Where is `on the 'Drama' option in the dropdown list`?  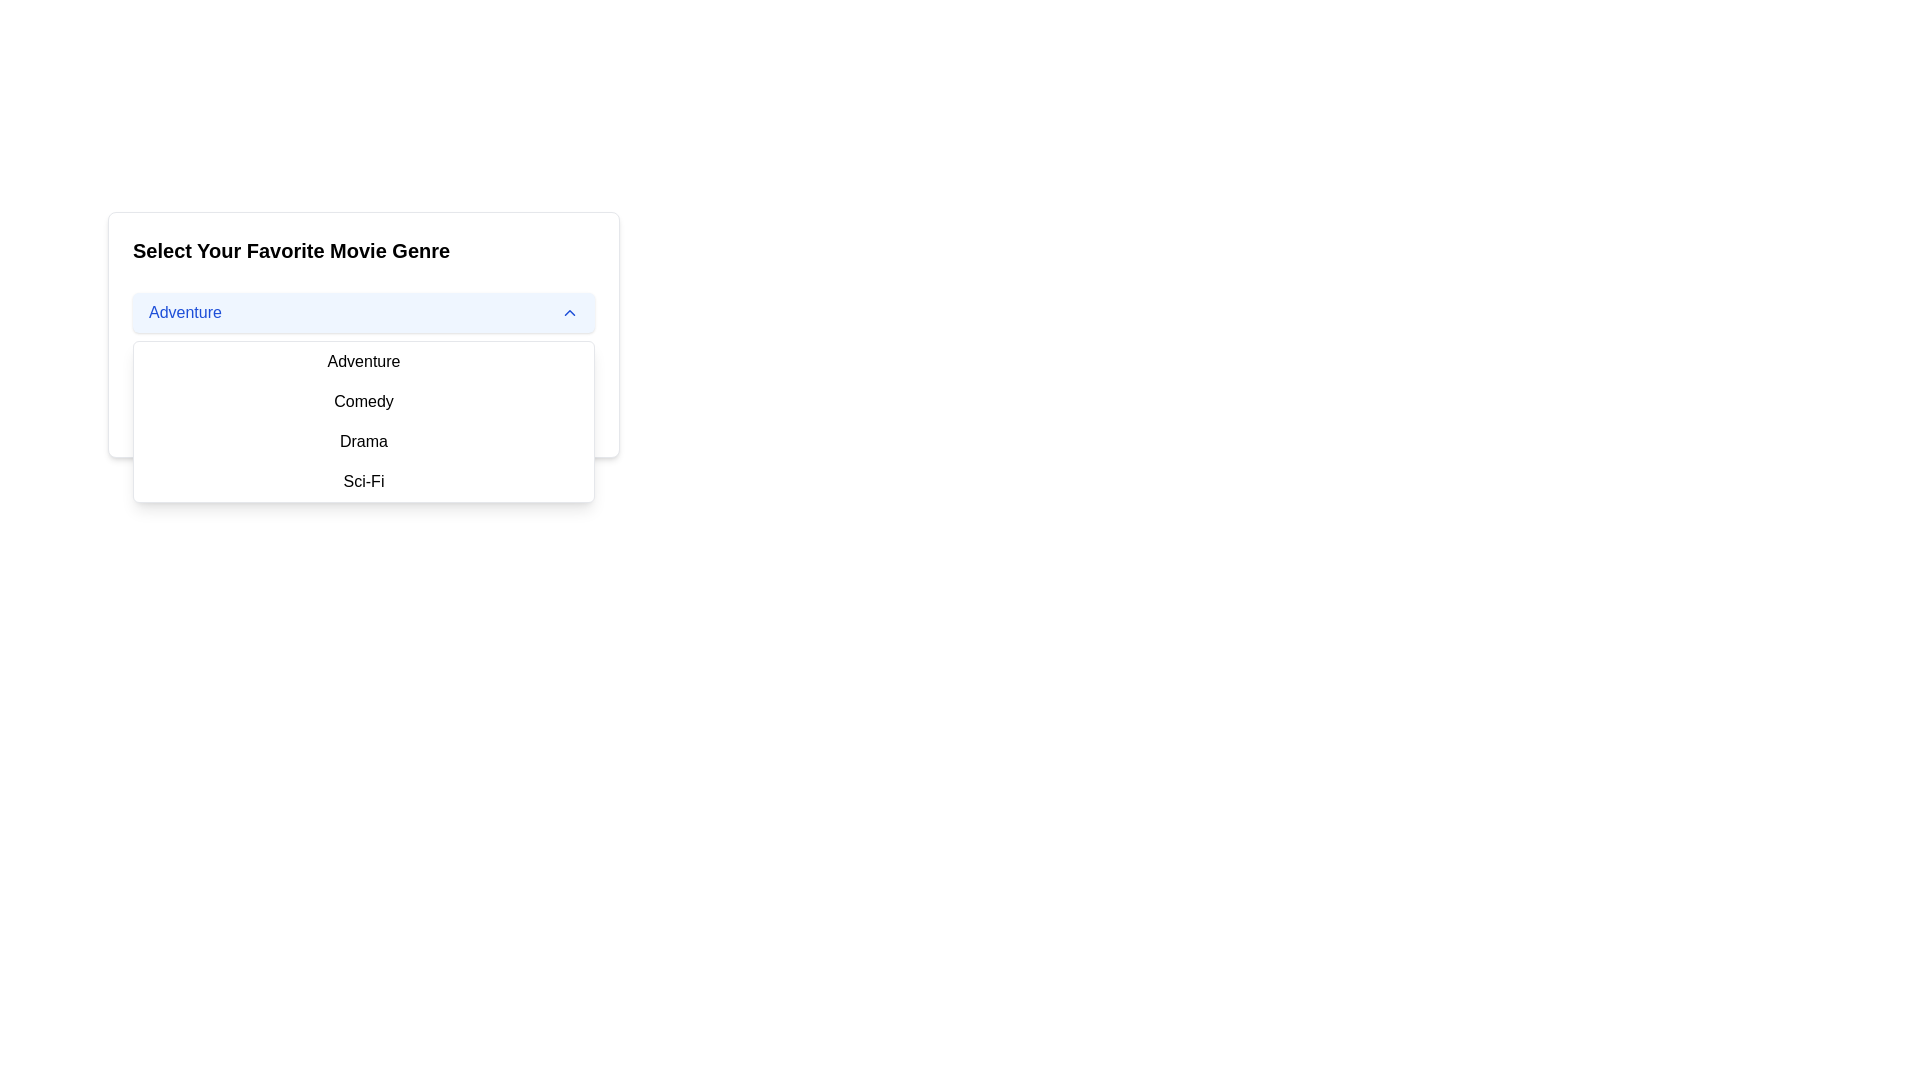
on the 'Drama' option in the dropdown list is located at coordinates (364, 441).